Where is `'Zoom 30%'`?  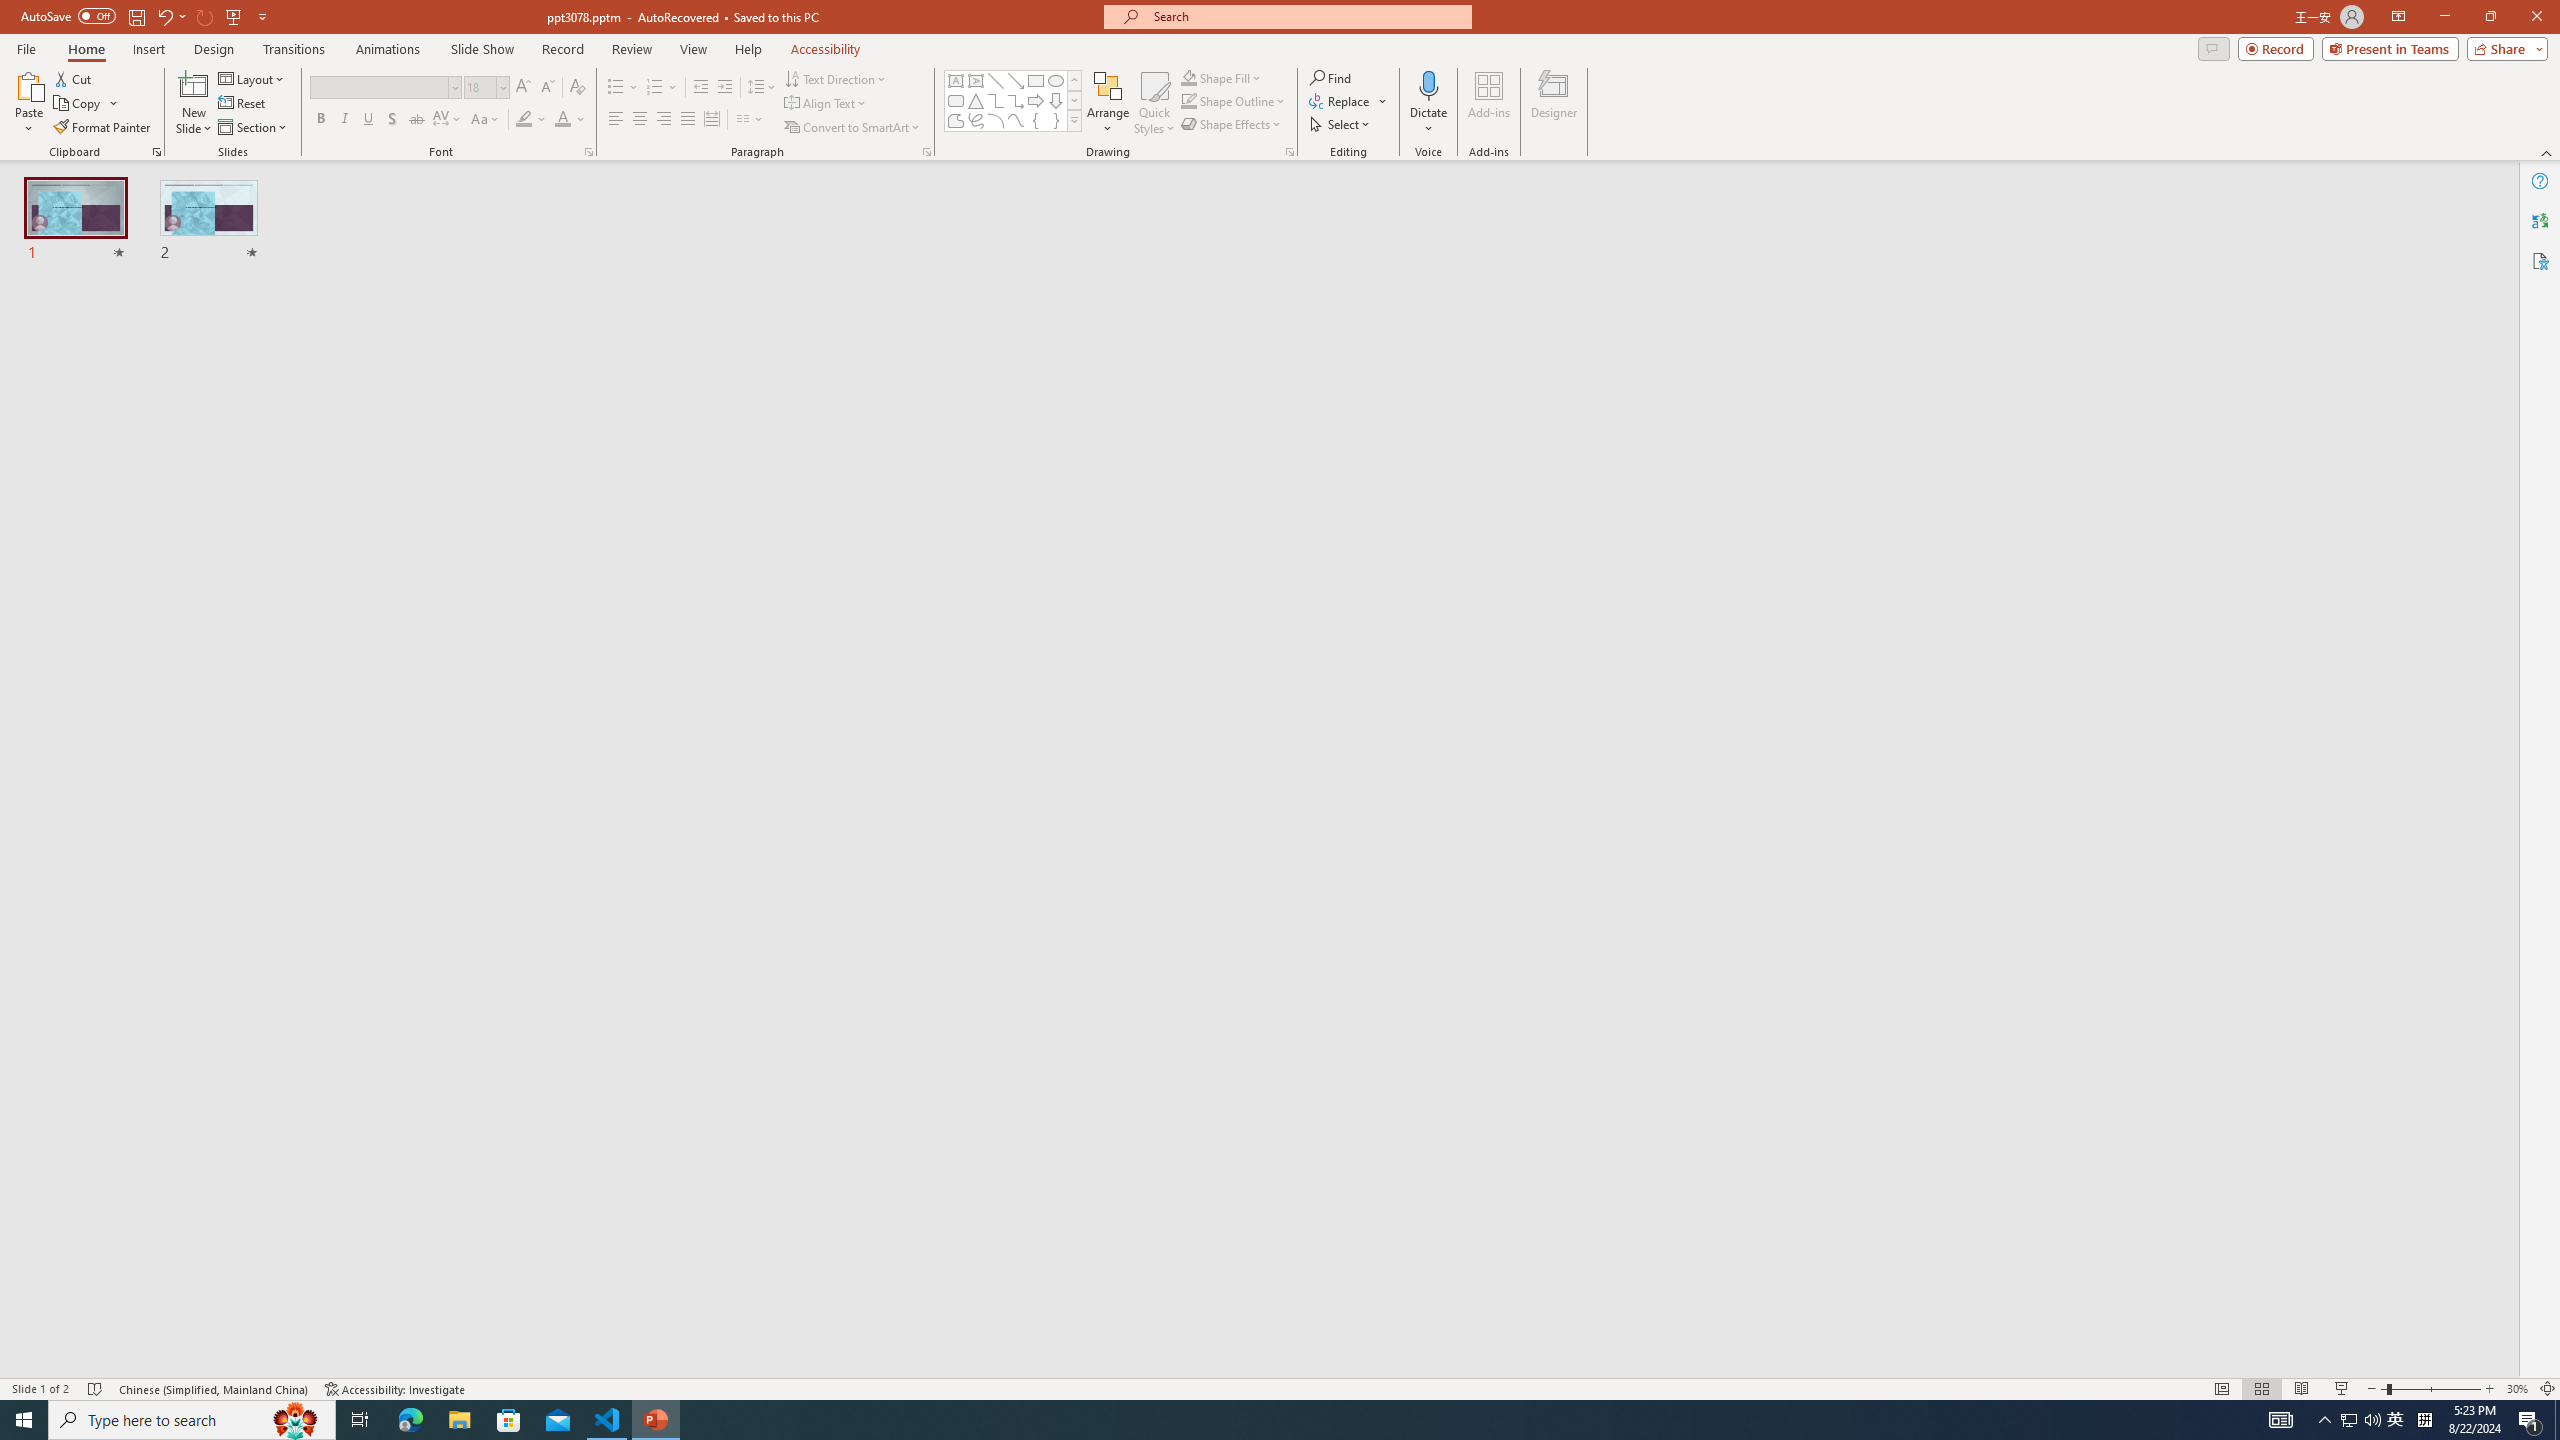 'Zoom 30%' is located at coordinates (2516, 1389).